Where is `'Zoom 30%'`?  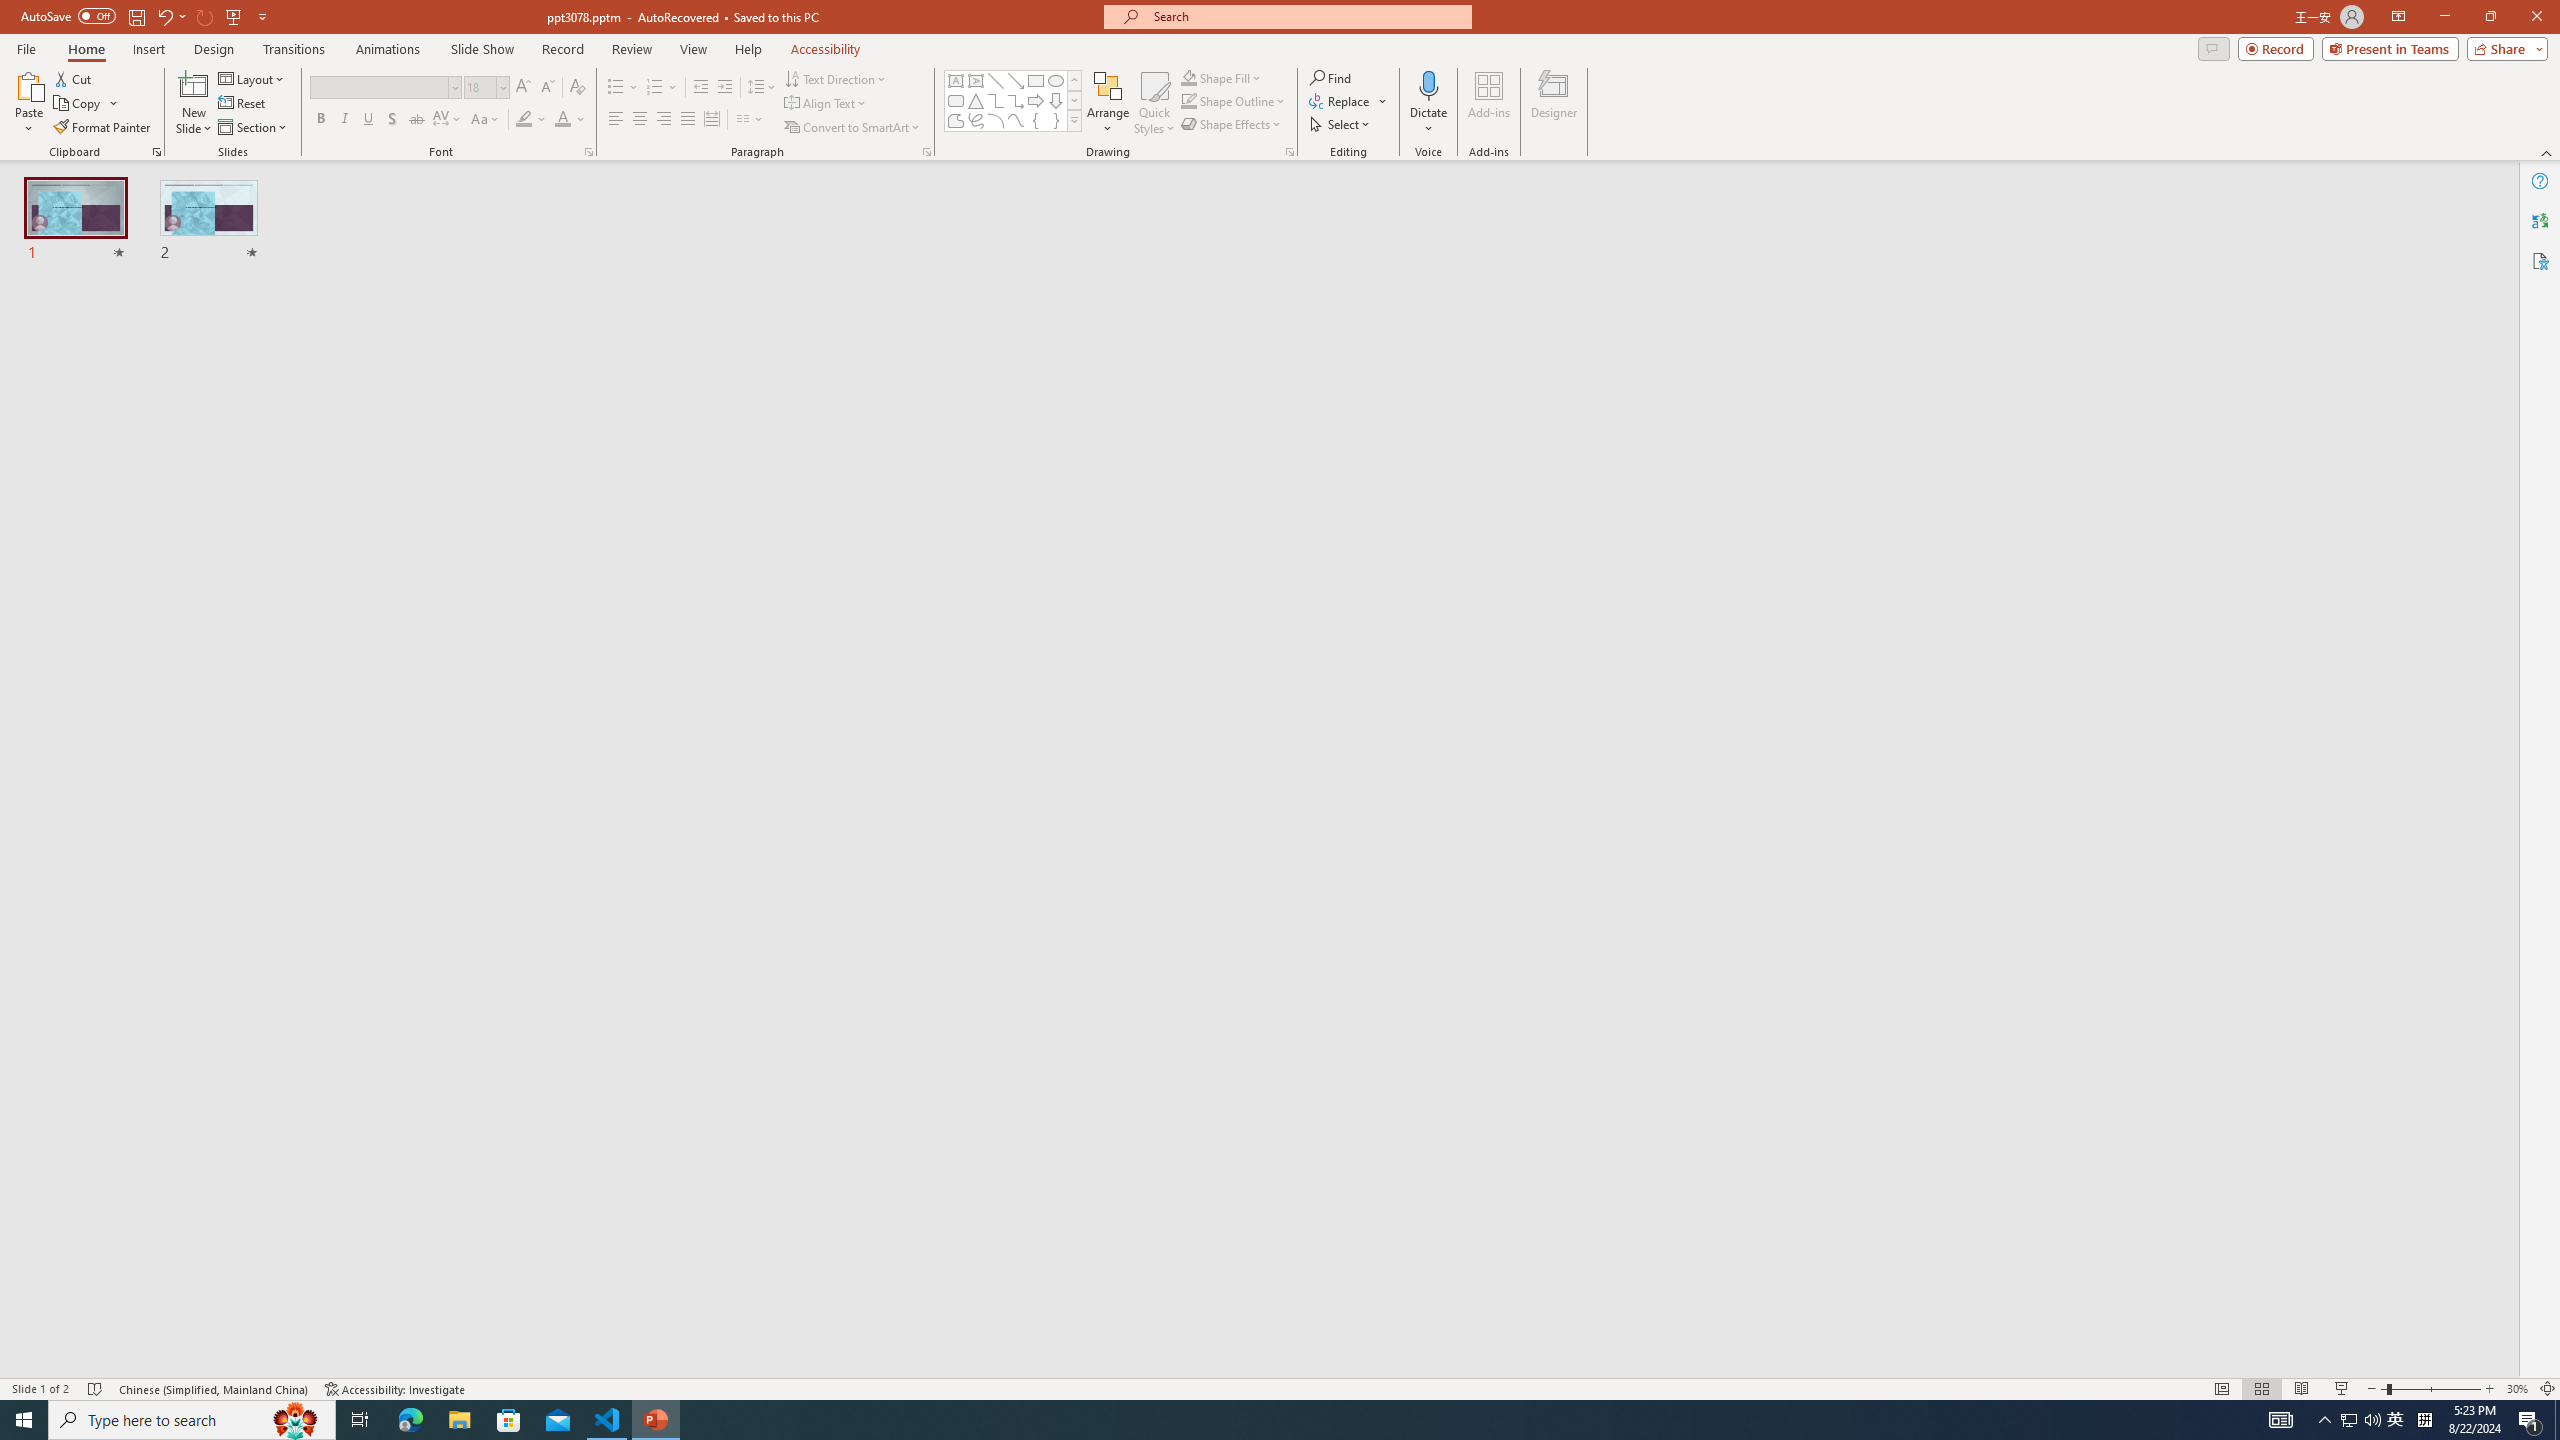 'Zoom 30%' is located at coordinates (2516, 1389).